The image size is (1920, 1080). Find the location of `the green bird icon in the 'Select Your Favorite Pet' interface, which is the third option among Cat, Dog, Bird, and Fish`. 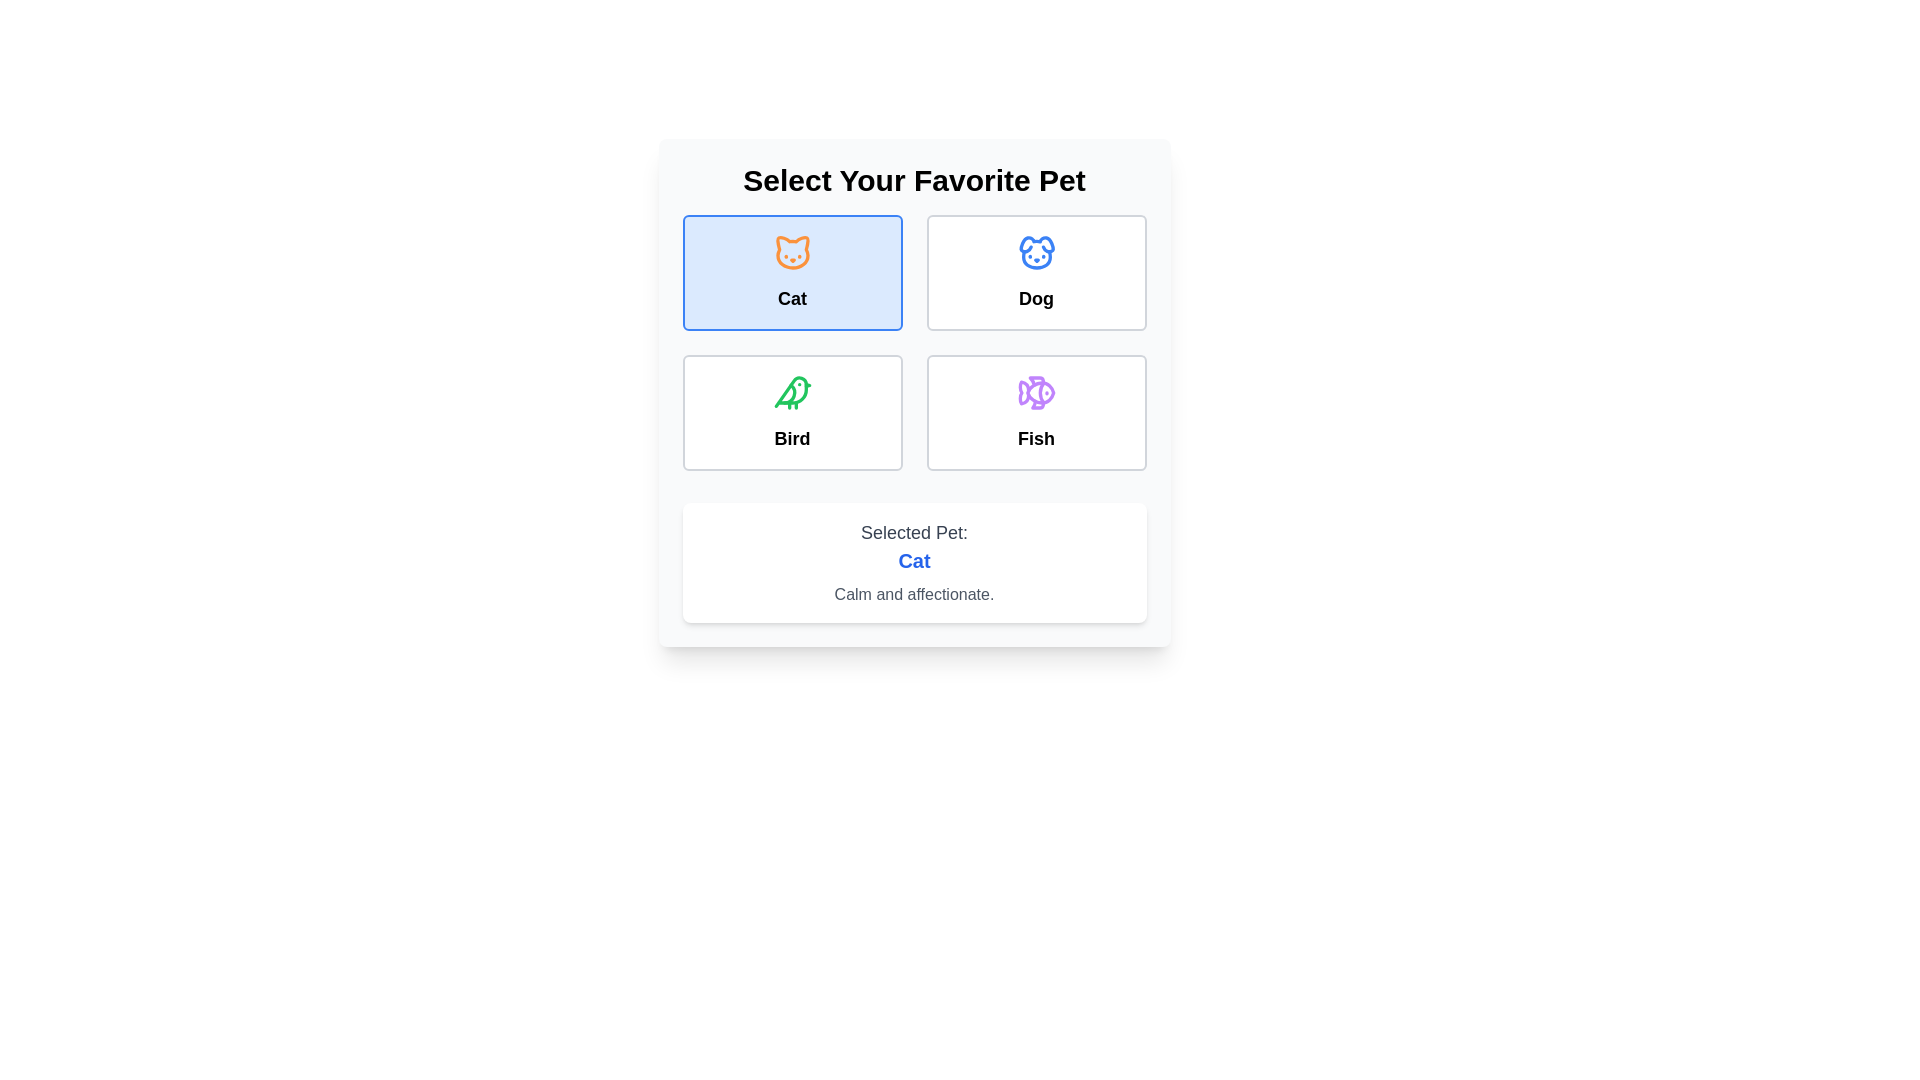

the green bird icon in the 'Select Your Favorite Pet' interface, which is the third option among Cat, Dog, Bird, and Fish is located at coordinates (789, 392).